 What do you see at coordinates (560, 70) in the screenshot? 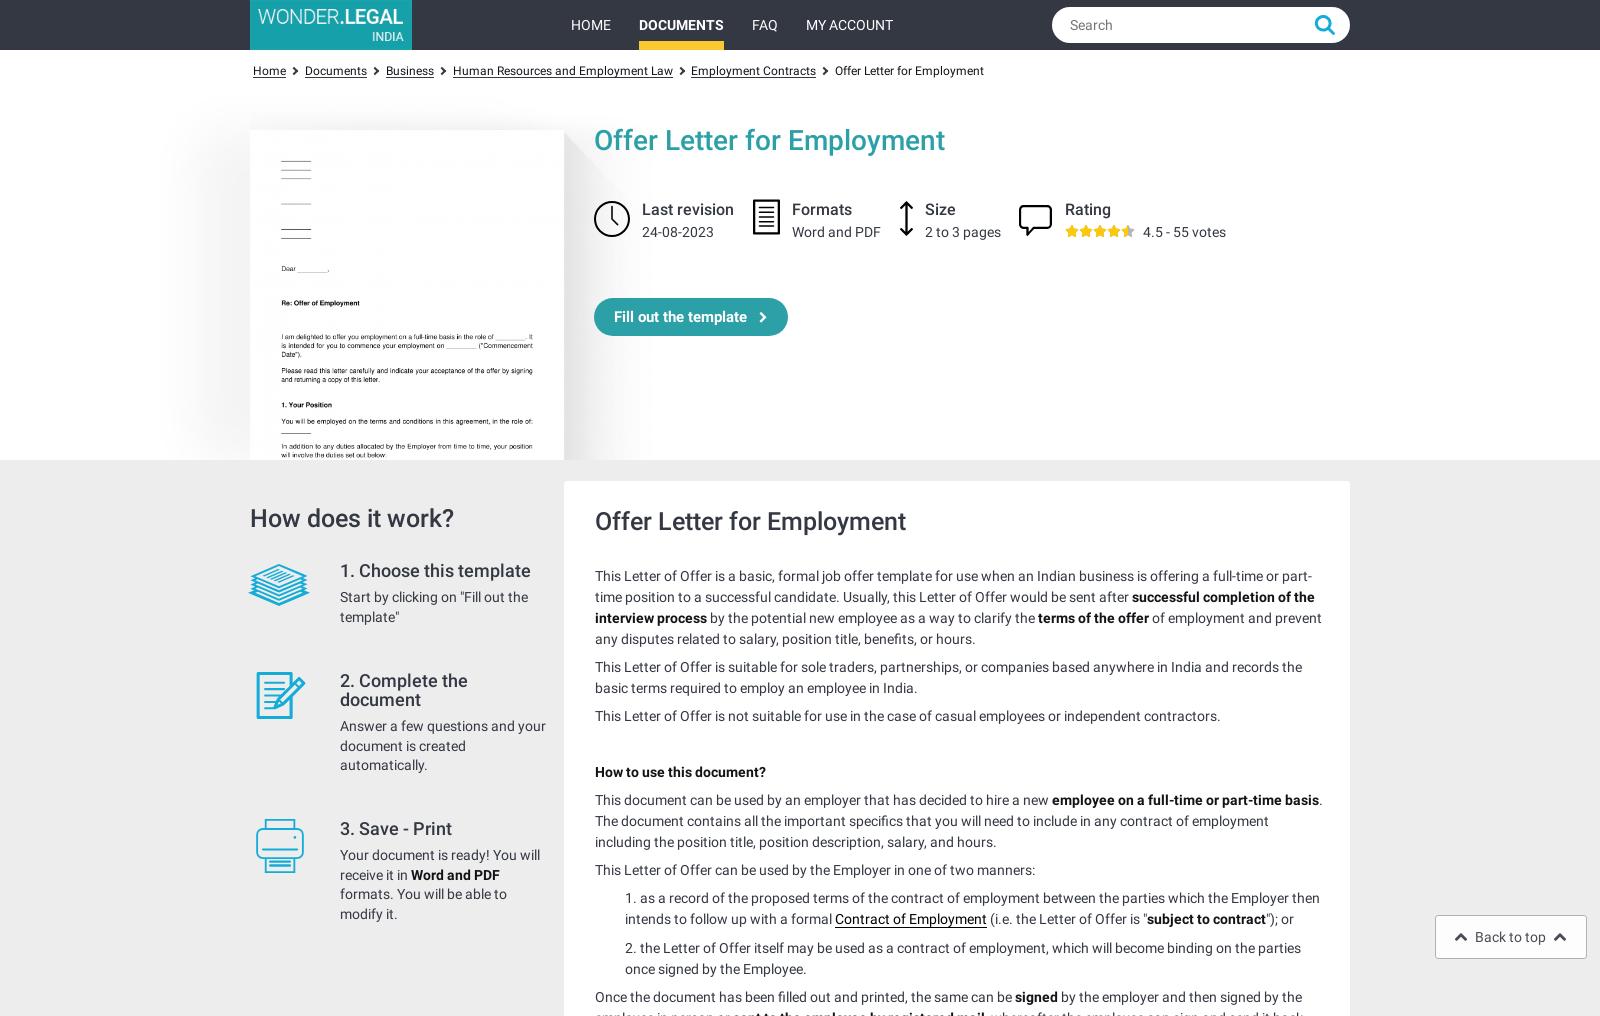
I see `'Human Resources and Employment Law'` at bounding box center [560, 70].